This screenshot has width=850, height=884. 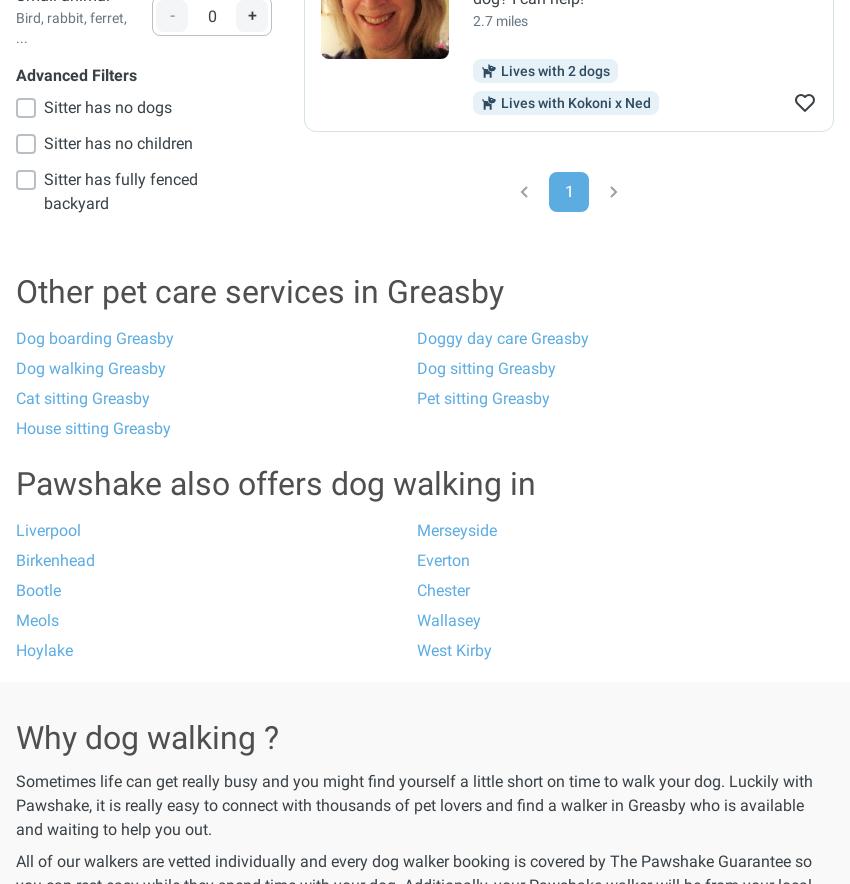 What do you see at coordinates (14, 427) in the screenshot?
I see `'House sitting Greasby'` at bounding box center [14, 427].